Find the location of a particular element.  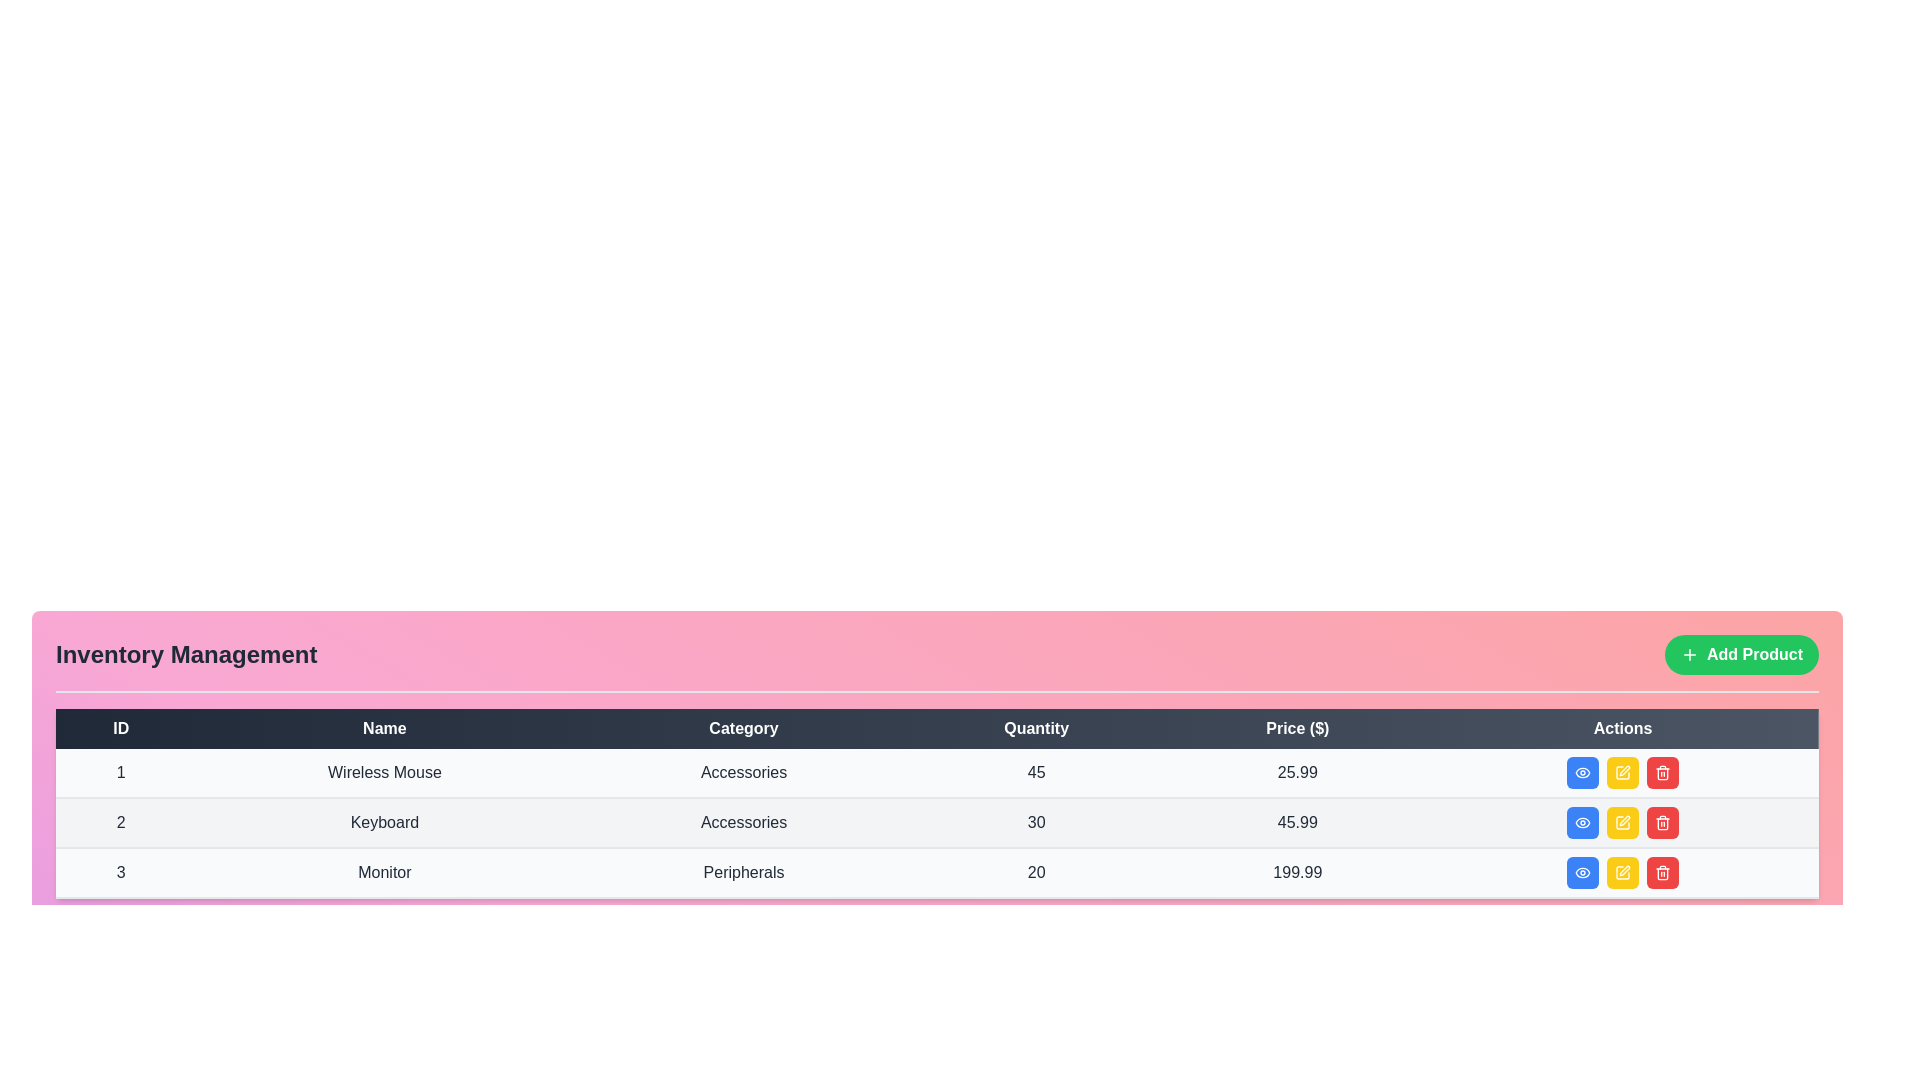

the number '1' in the top-left cell of the 'ID' column of the data table under 'Inventory Management' is located at coordinates (120, 772).